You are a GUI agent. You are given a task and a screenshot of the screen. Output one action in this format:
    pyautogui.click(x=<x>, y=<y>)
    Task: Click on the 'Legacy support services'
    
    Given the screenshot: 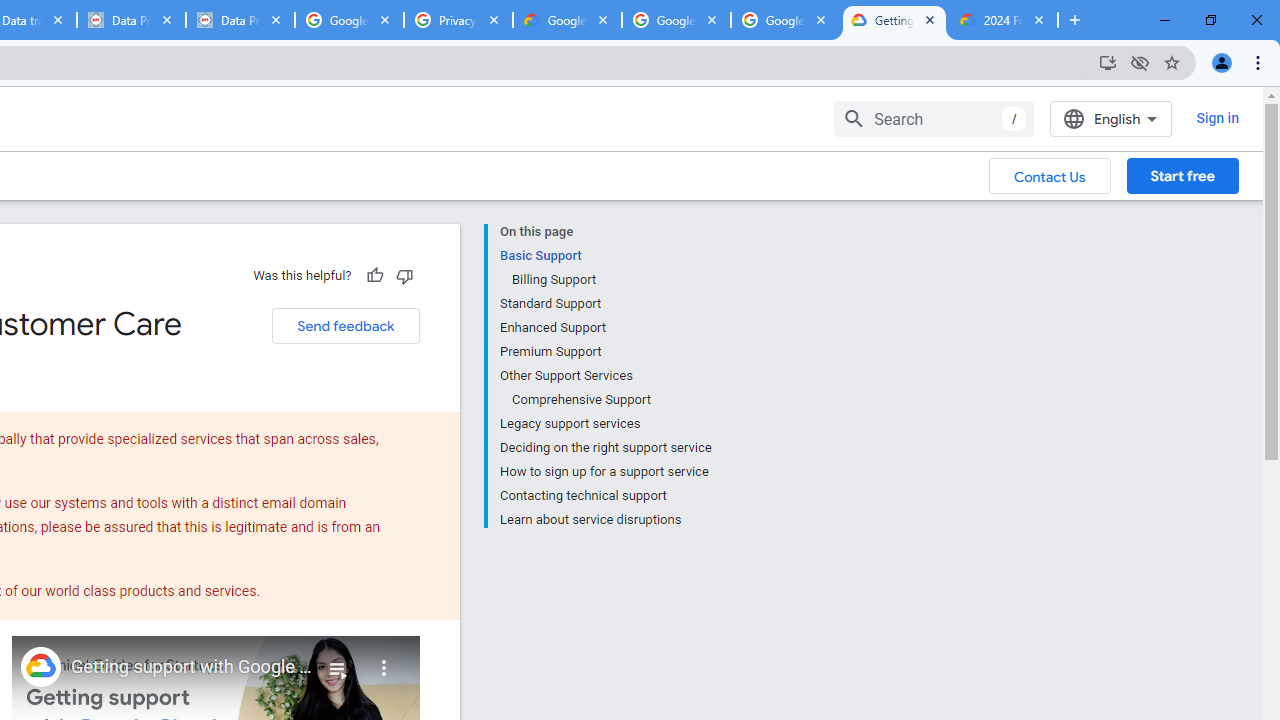 What is the action you would take?
    pyautogui.click(x=604, y=423)
    